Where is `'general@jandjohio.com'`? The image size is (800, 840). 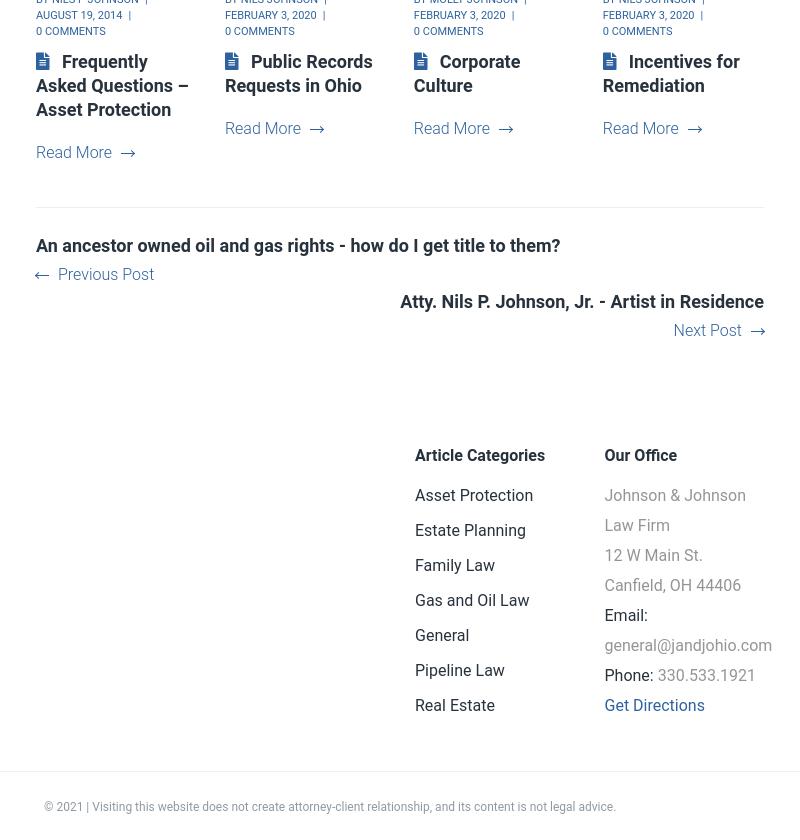
'general@jandjohio.com' is located at coordinates (688, 645).